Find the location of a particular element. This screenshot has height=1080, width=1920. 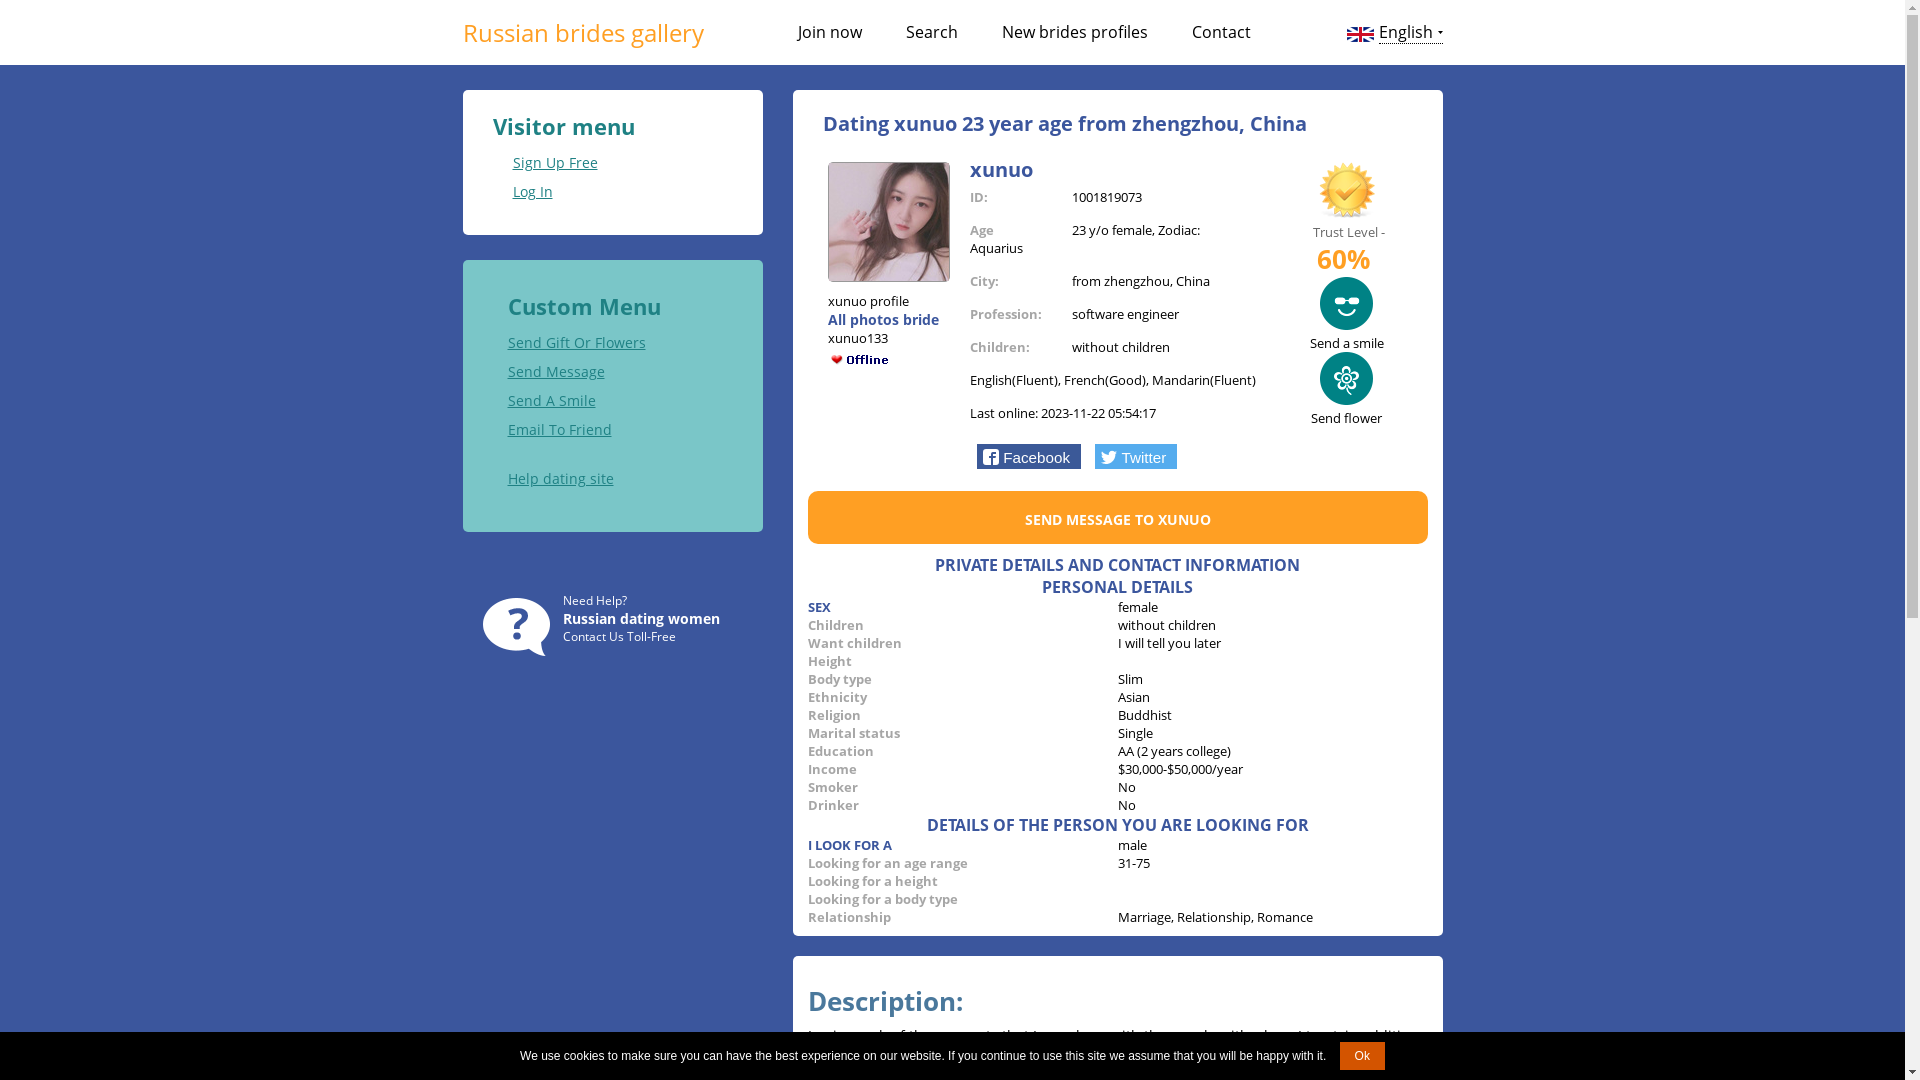

'English' is located at coordinates (1409, 32).